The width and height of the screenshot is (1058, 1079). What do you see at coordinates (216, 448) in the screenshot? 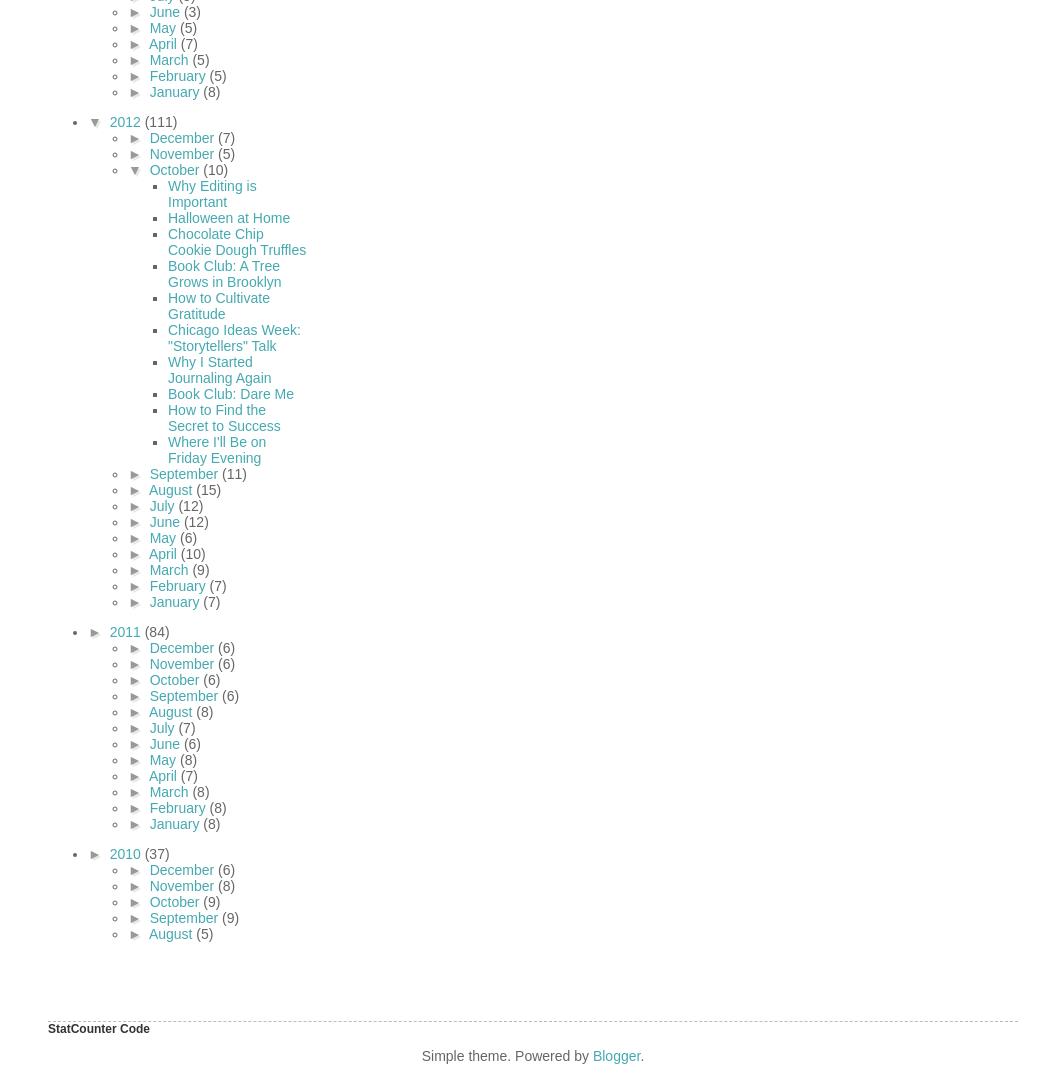
I see `'Where I'll Be on Friday Evening'` at bounding box center [216, 448].